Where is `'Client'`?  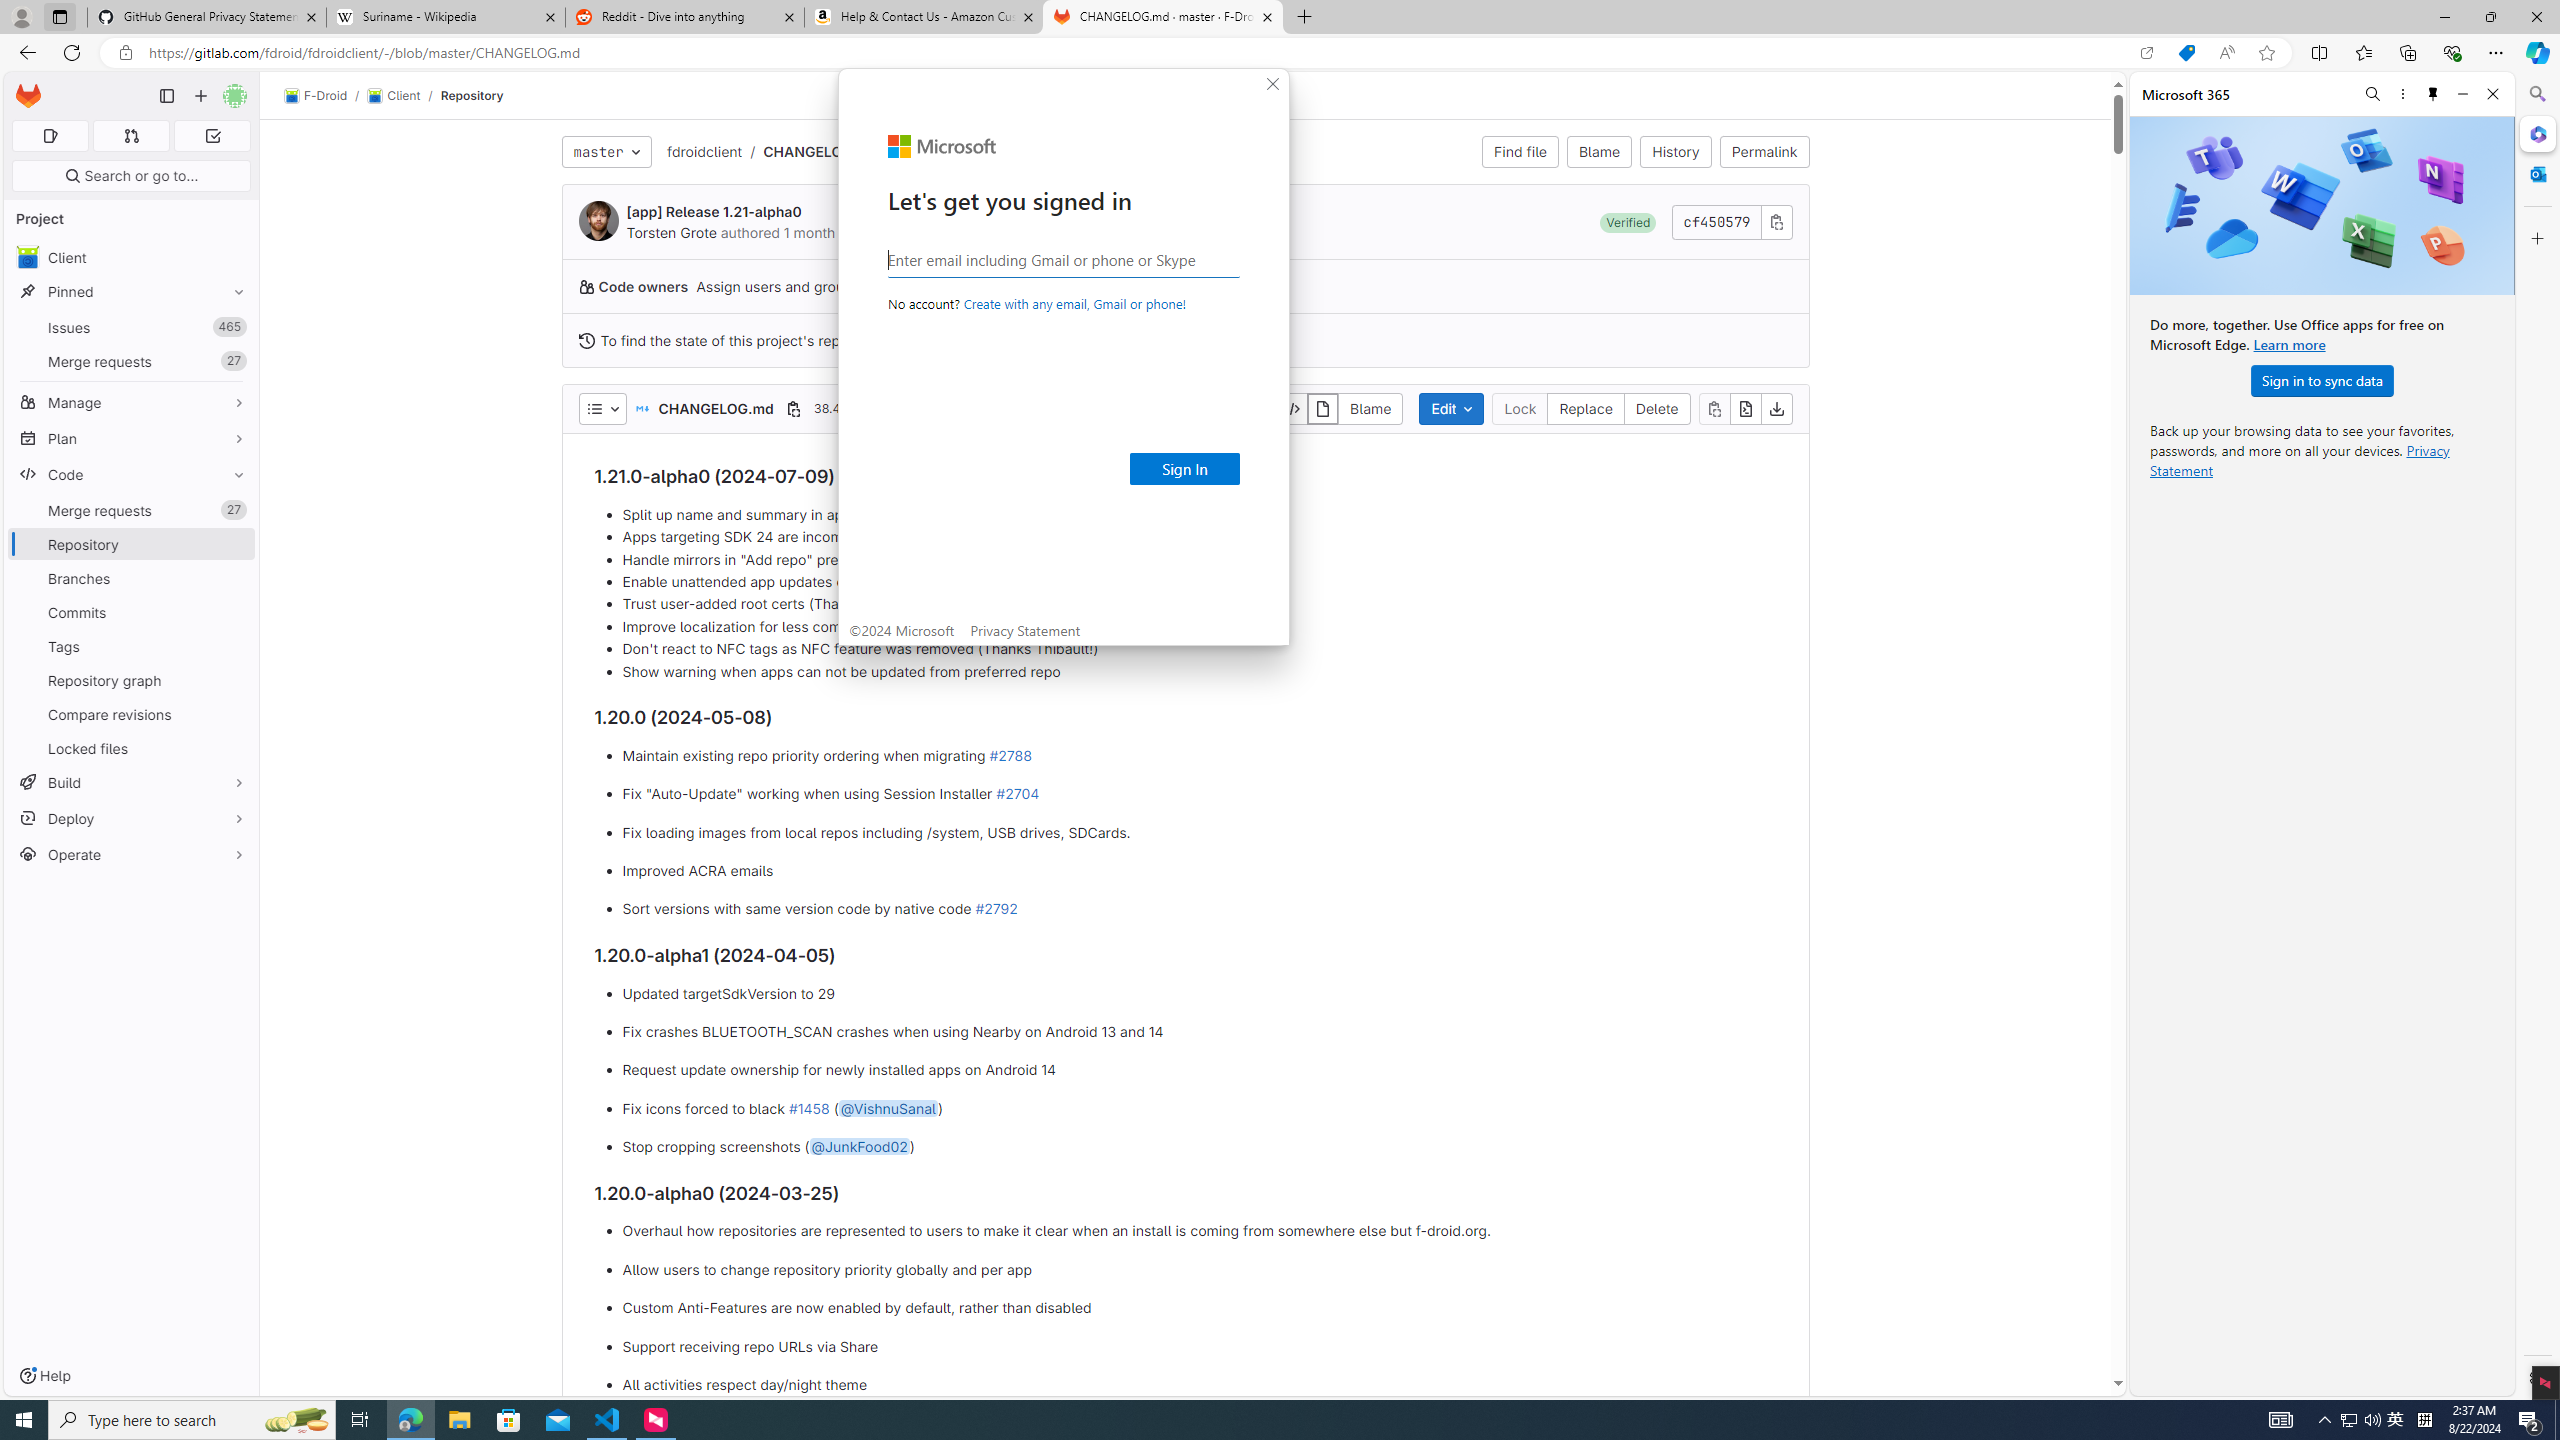
'Client' is located at coordinates (391, 95).